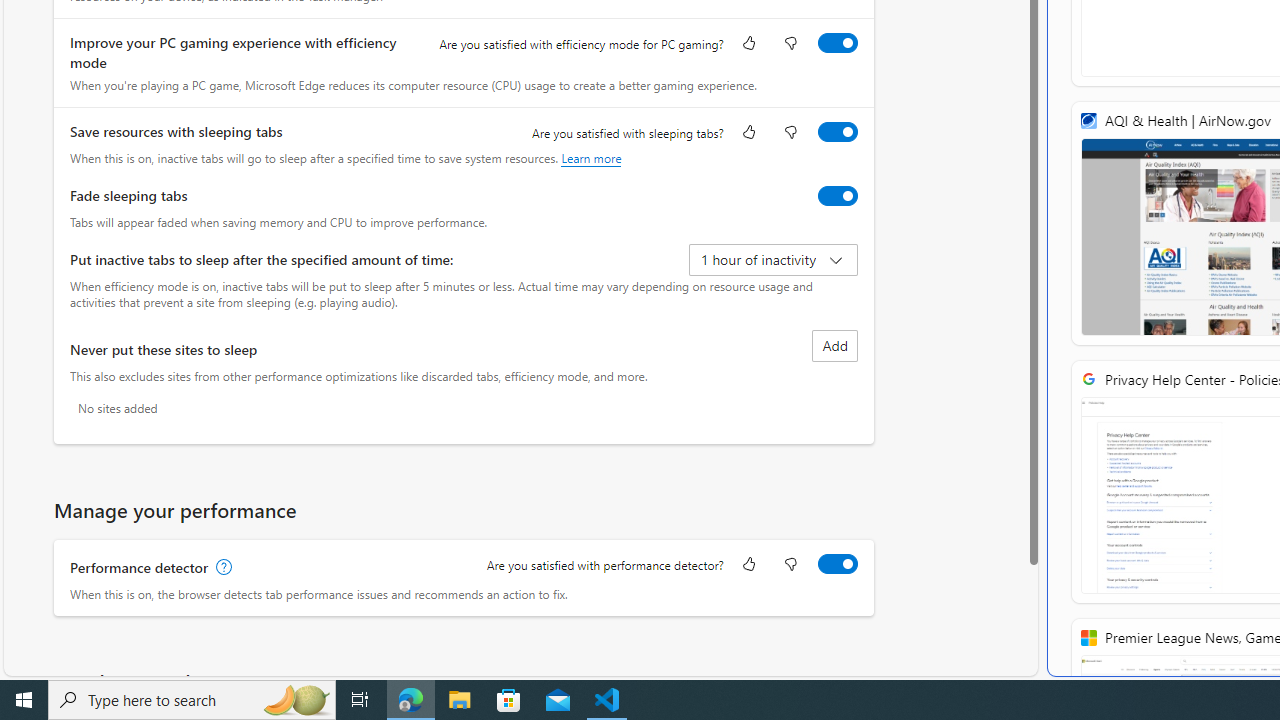  Describe the element at coordinates (837, 563) in the screenshot. I see `'Performance detector'` at that location.